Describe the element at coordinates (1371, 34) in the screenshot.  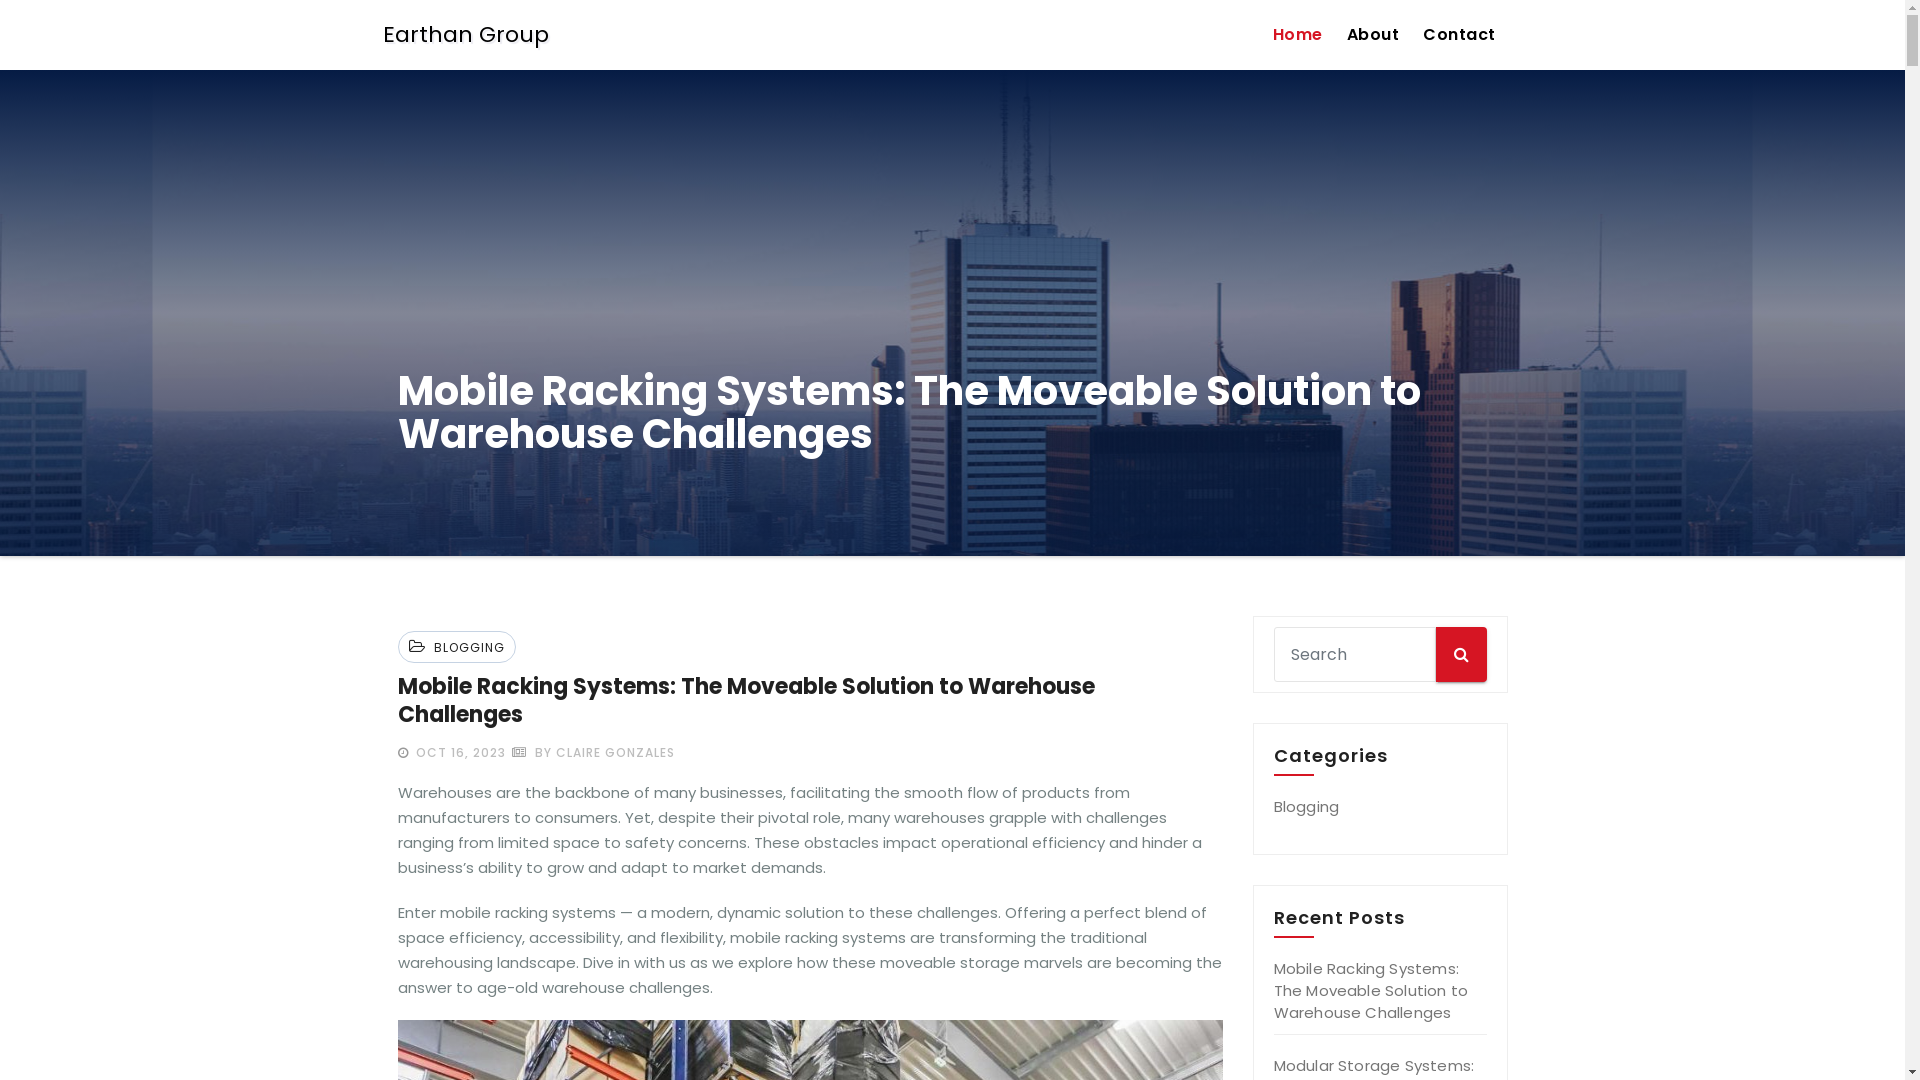
I see `'About'` at that location.